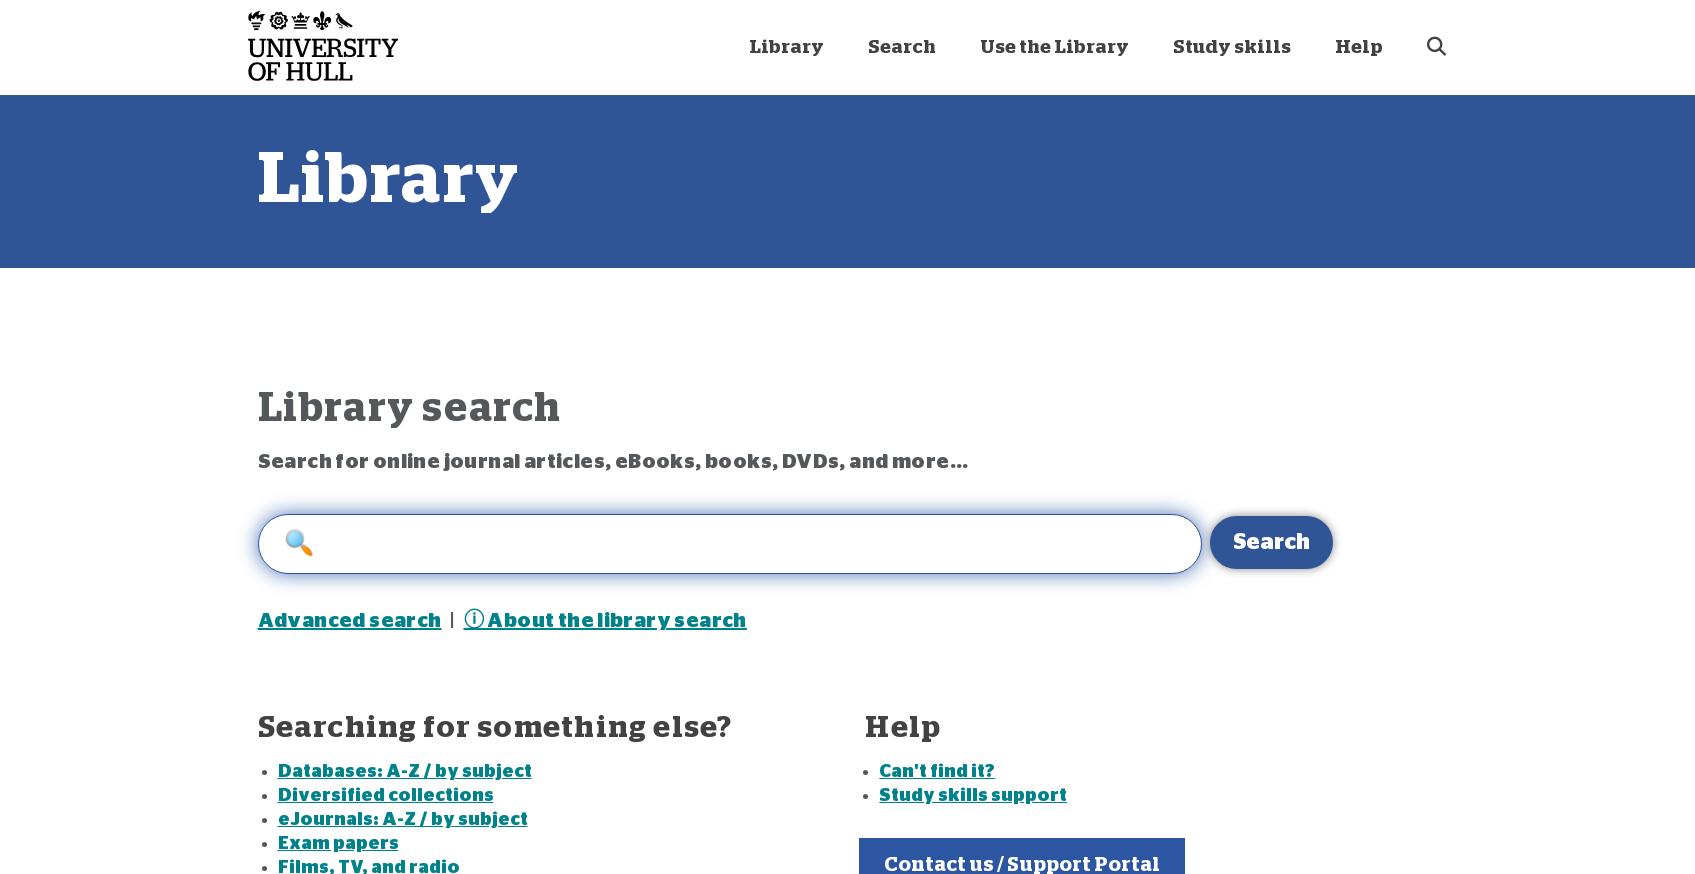 This screenshot has height=874, width=1695. What do you see at coordinates (484, 211) in the screenshot?
I see `'Online advice, workshops, and support for:'` at bounding box center [484, 211].